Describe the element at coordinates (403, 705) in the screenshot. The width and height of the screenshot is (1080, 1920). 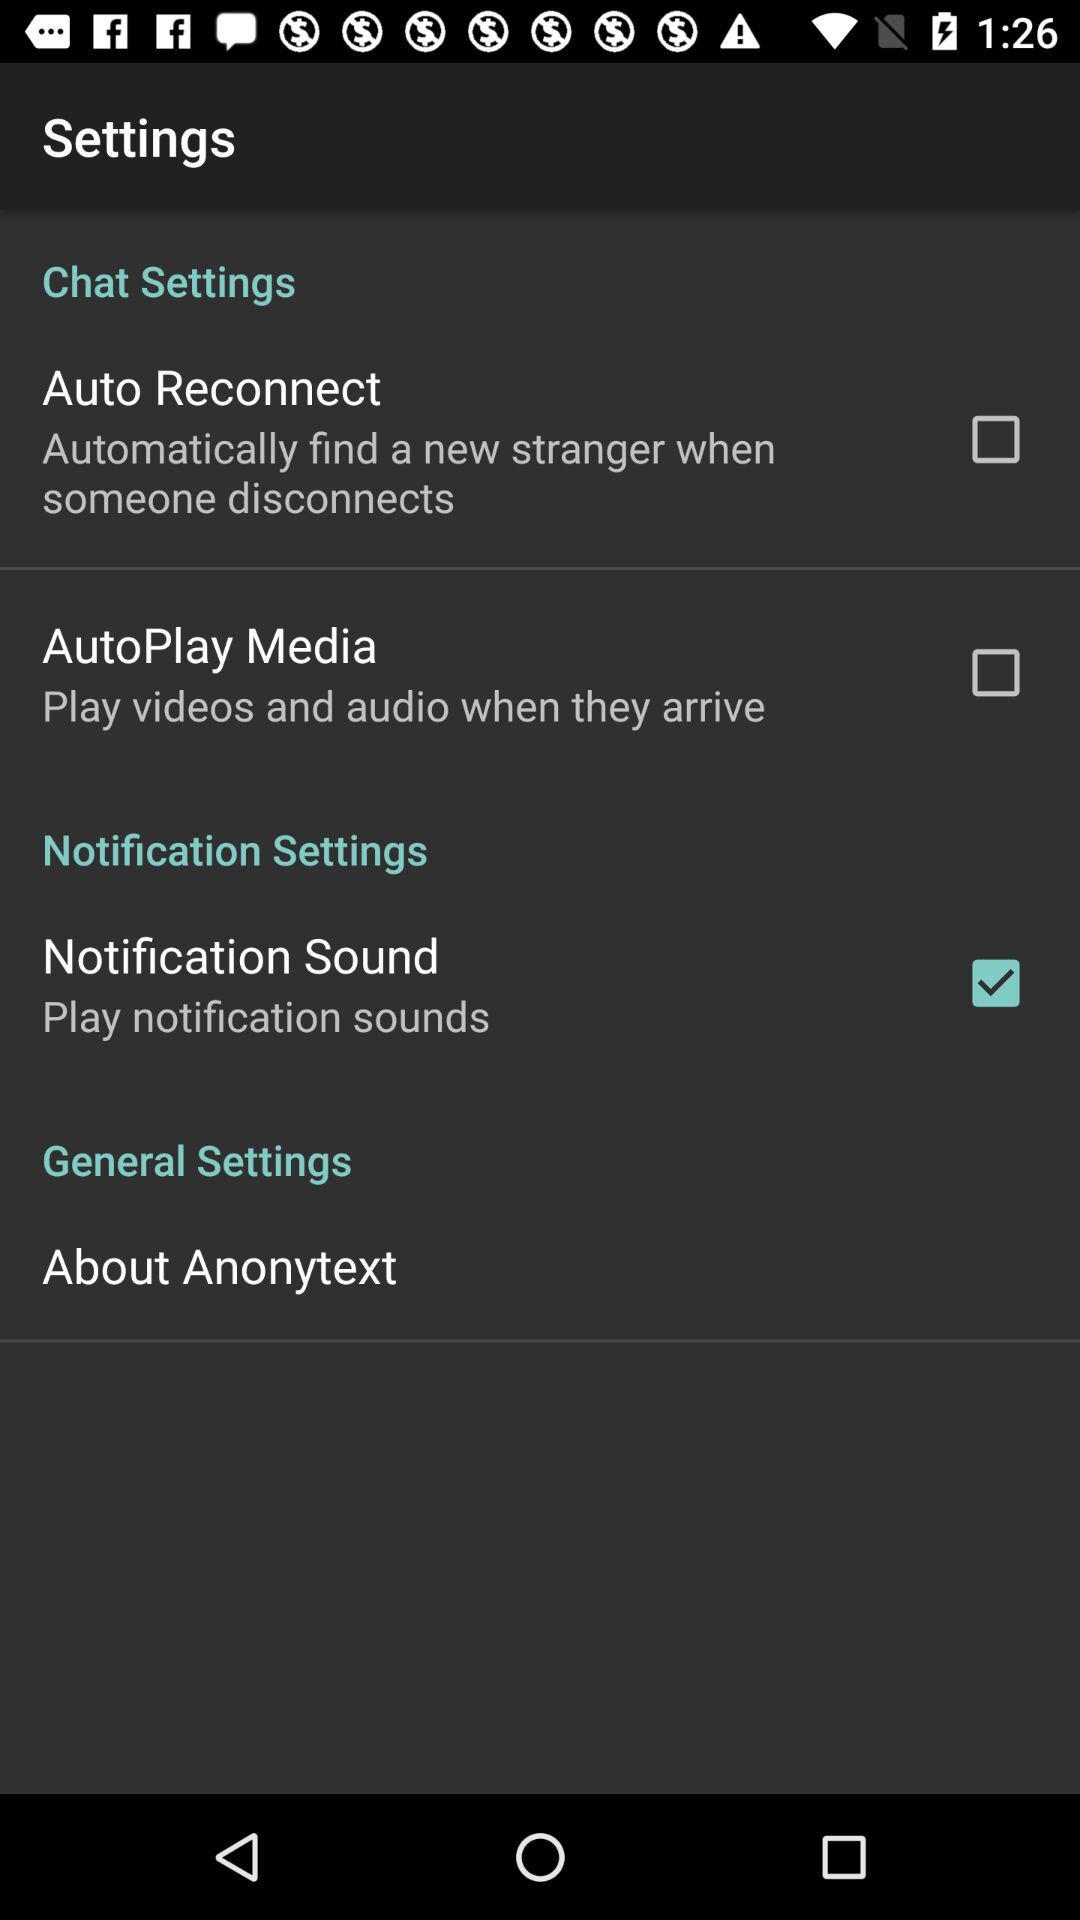
I see `play videos and app` at that location.